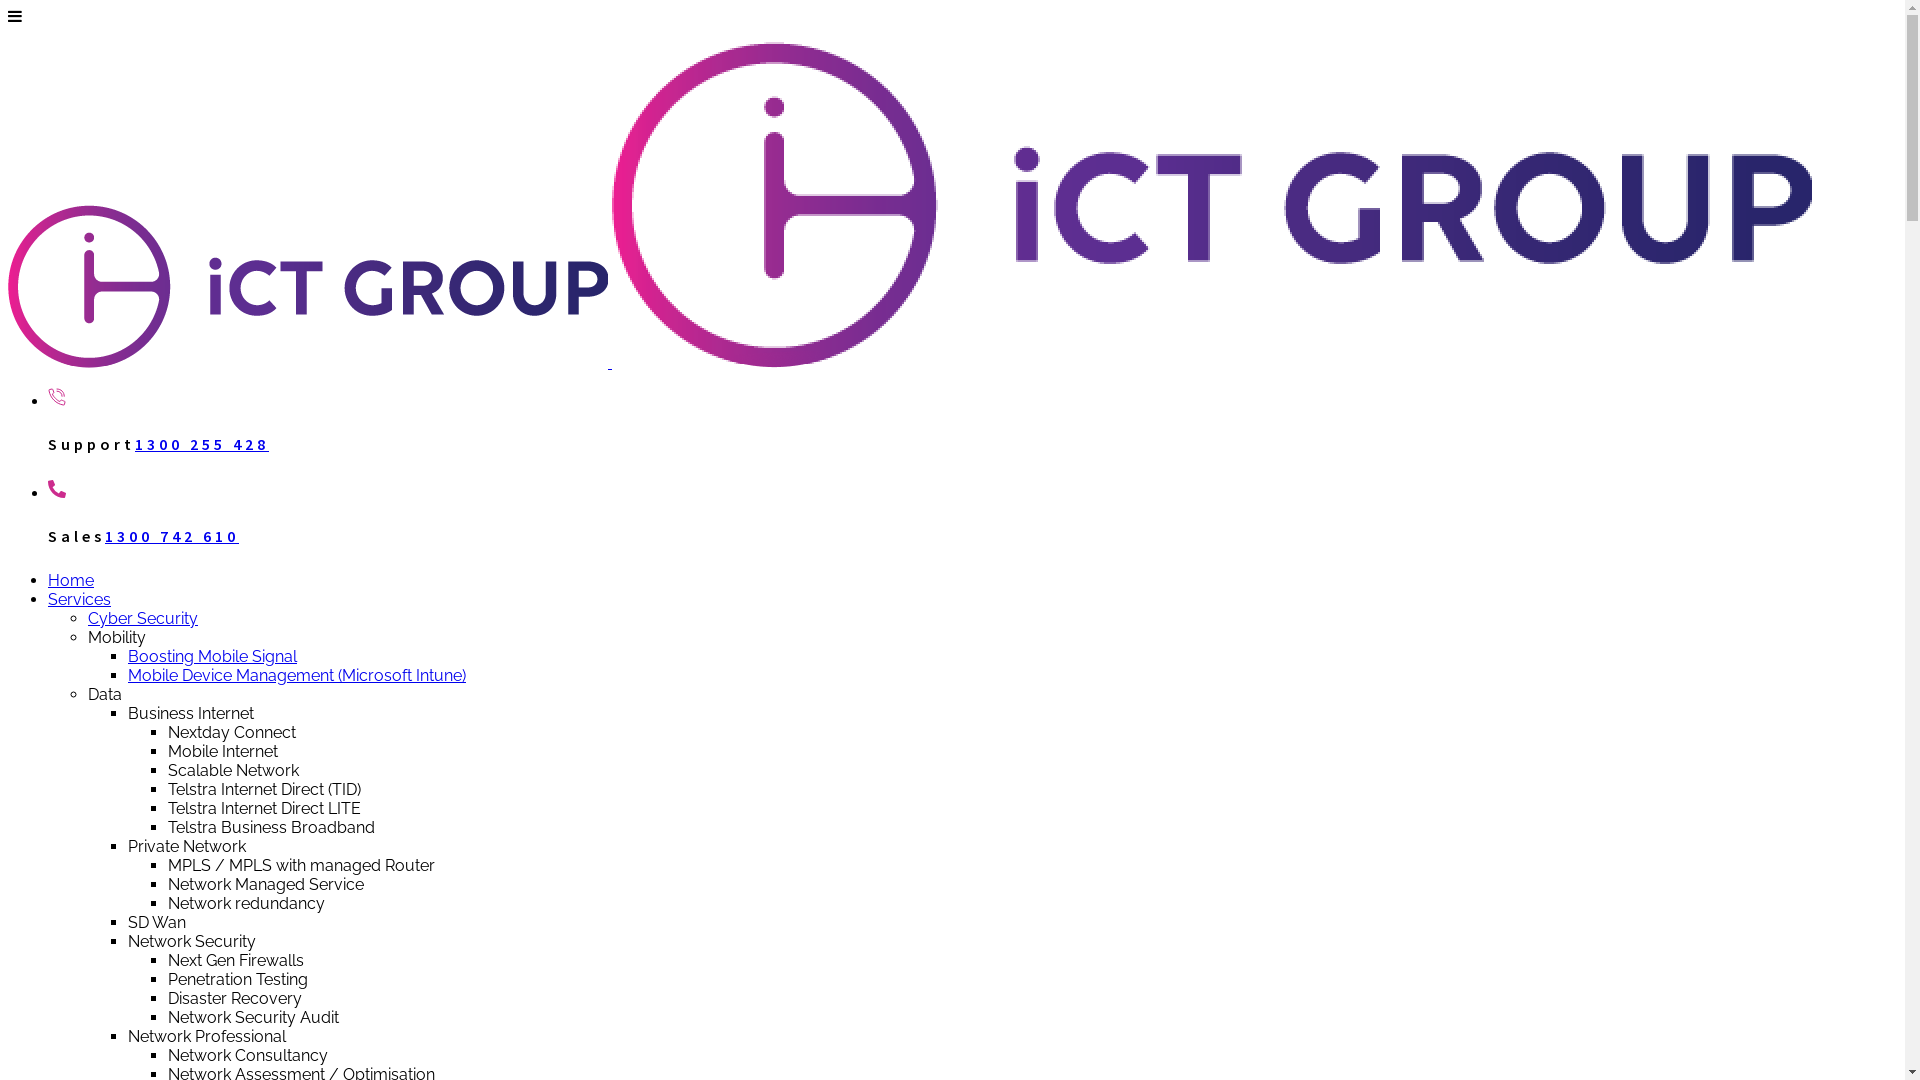 Image resolution: width=1920 pixels, height=1080 pixels. Describe the element at coordinates (79, 598) in the screenshot. I see `'Services'` at that location.